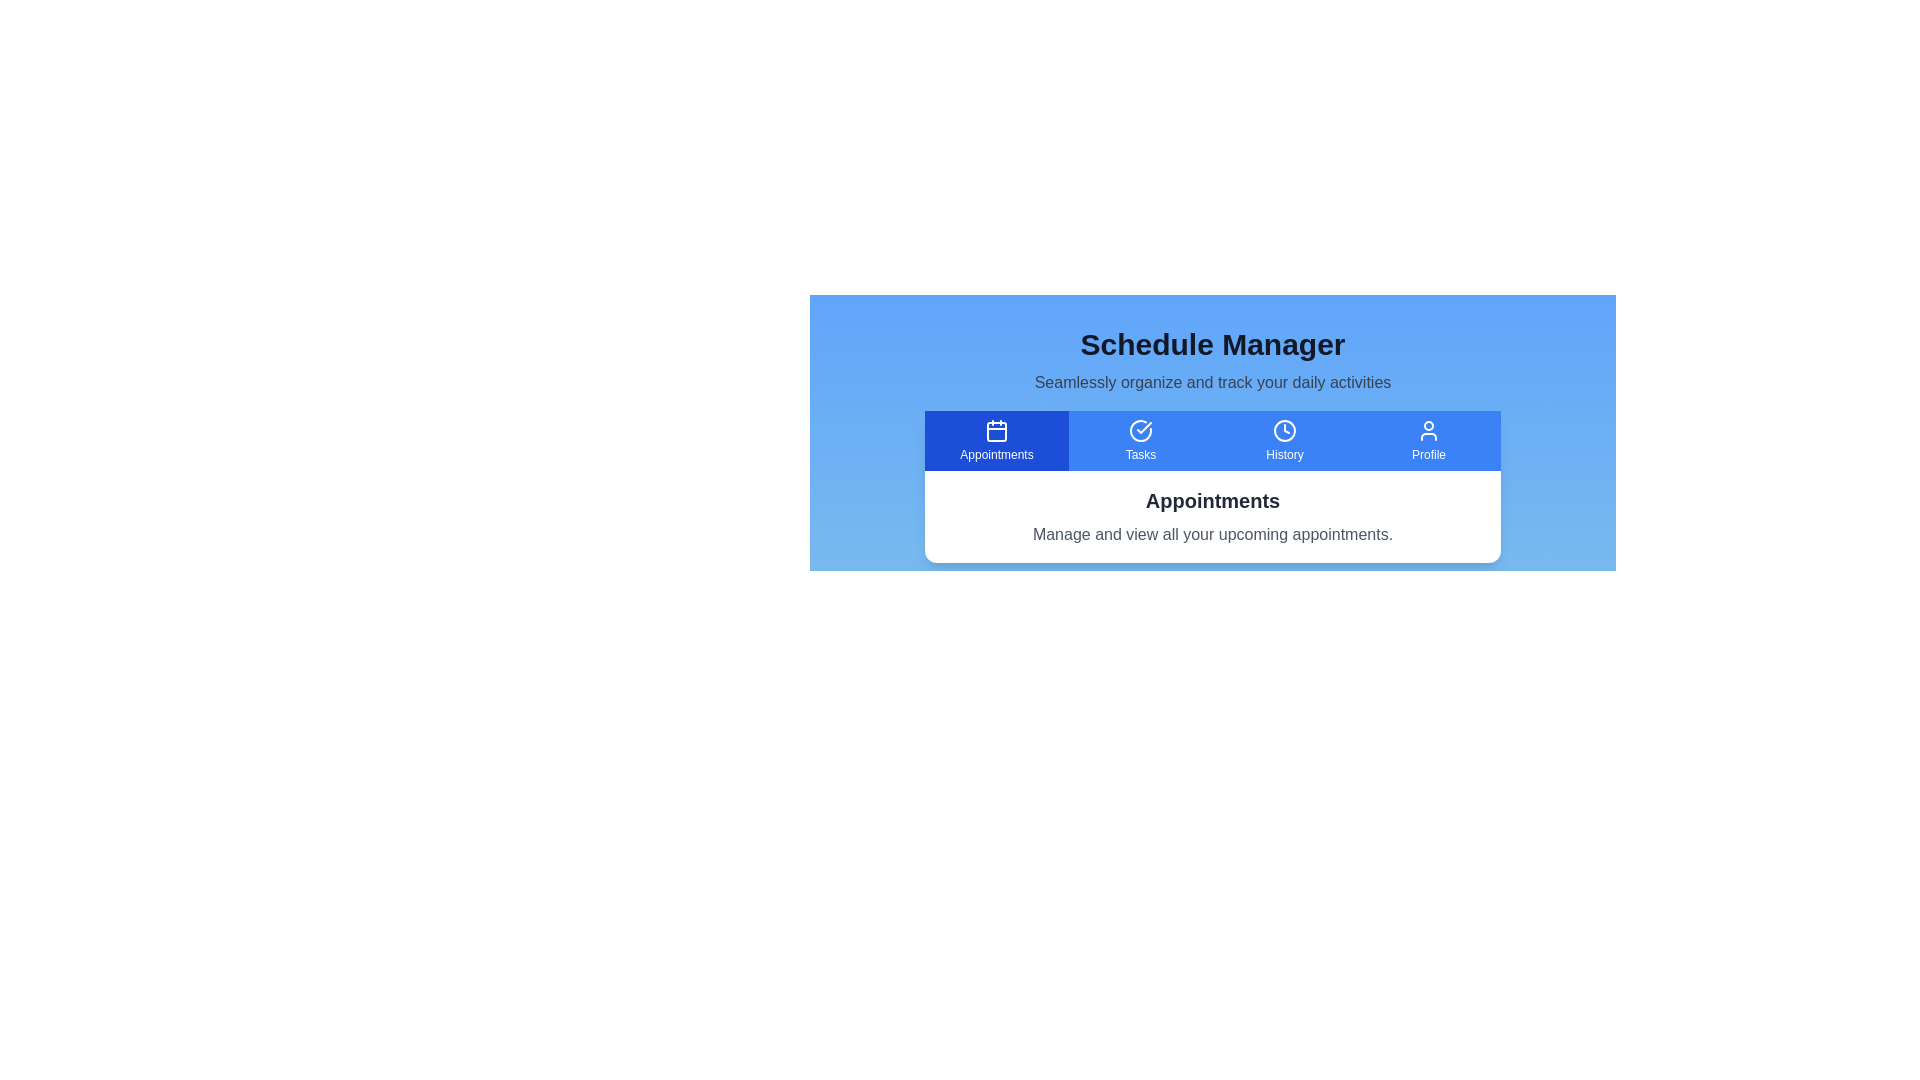  I want to click on the 'Tasks' section label in the navigation menu, which is located adjacent to the circular icon representing tasks, so click(1141, 455).